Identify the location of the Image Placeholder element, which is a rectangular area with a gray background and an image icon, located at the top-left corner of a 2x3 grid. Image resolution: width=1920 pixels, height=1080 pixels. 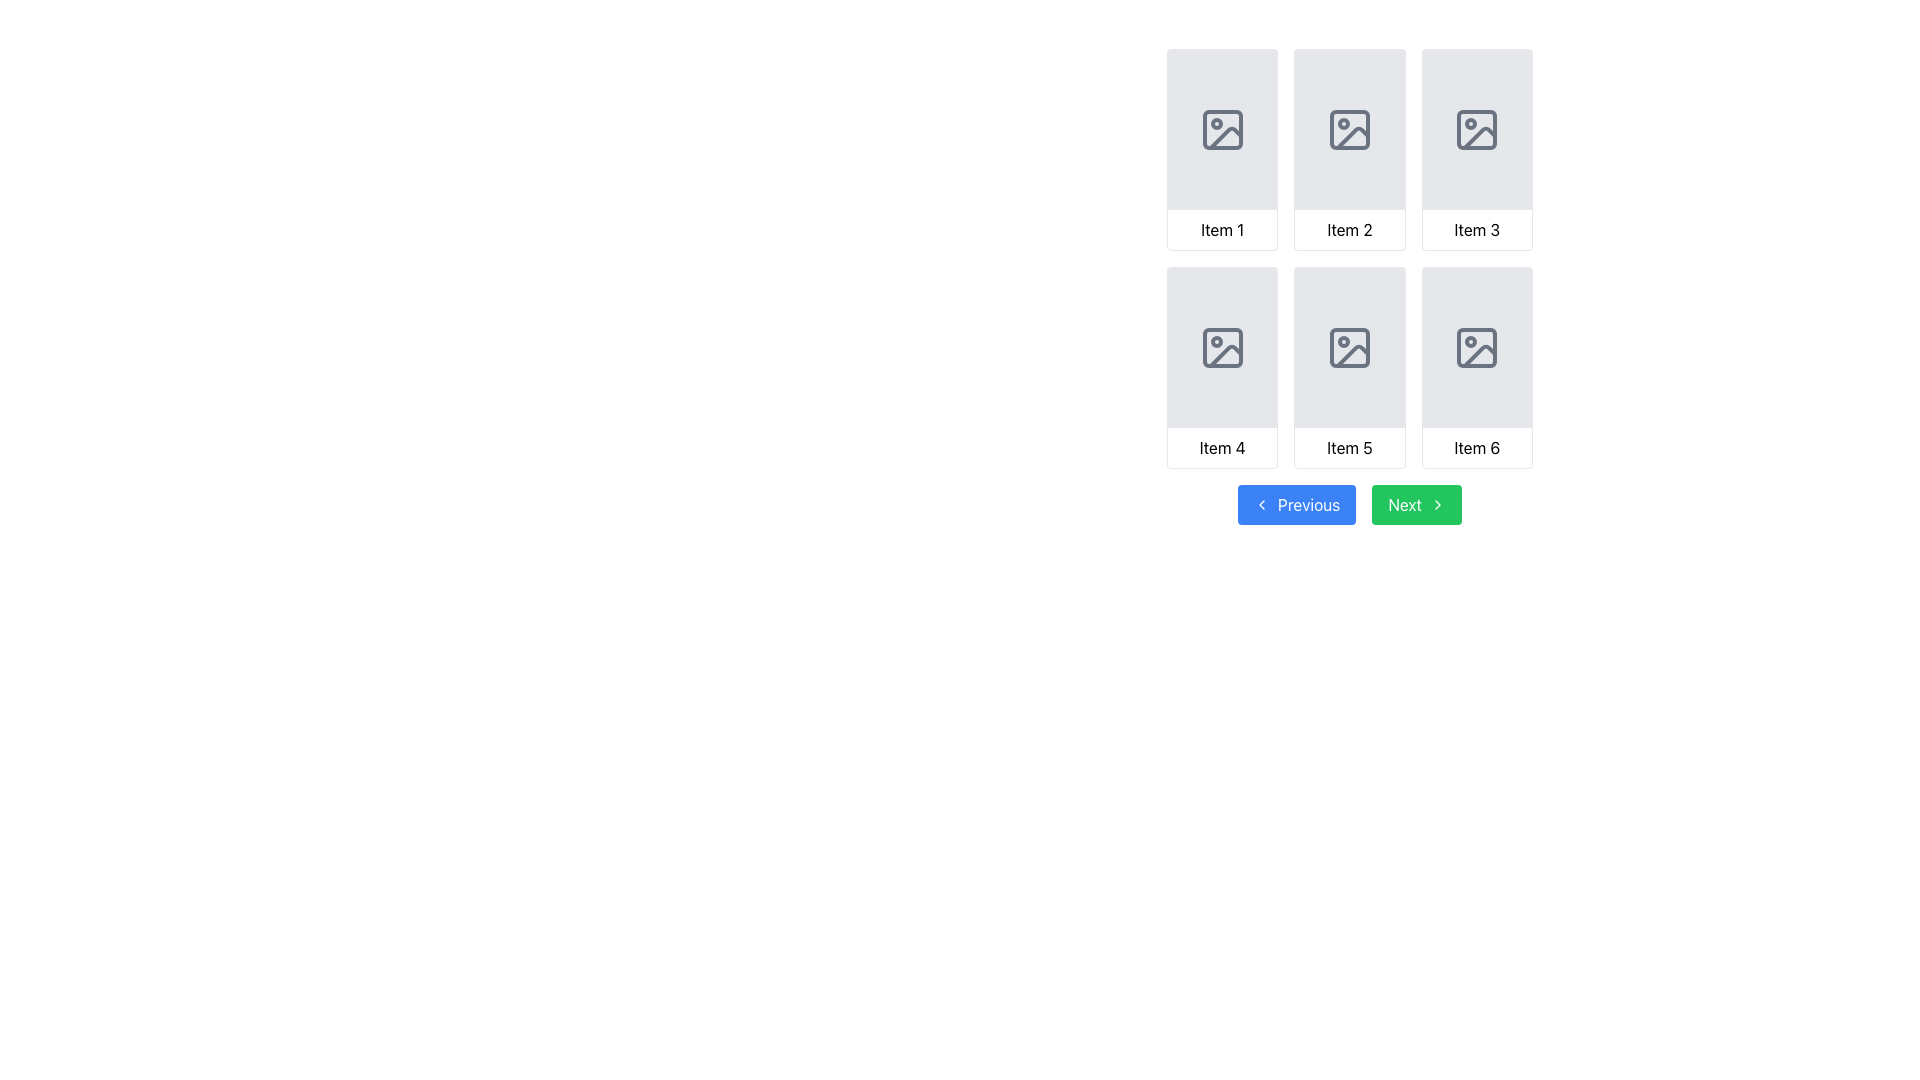
(1221, 130).